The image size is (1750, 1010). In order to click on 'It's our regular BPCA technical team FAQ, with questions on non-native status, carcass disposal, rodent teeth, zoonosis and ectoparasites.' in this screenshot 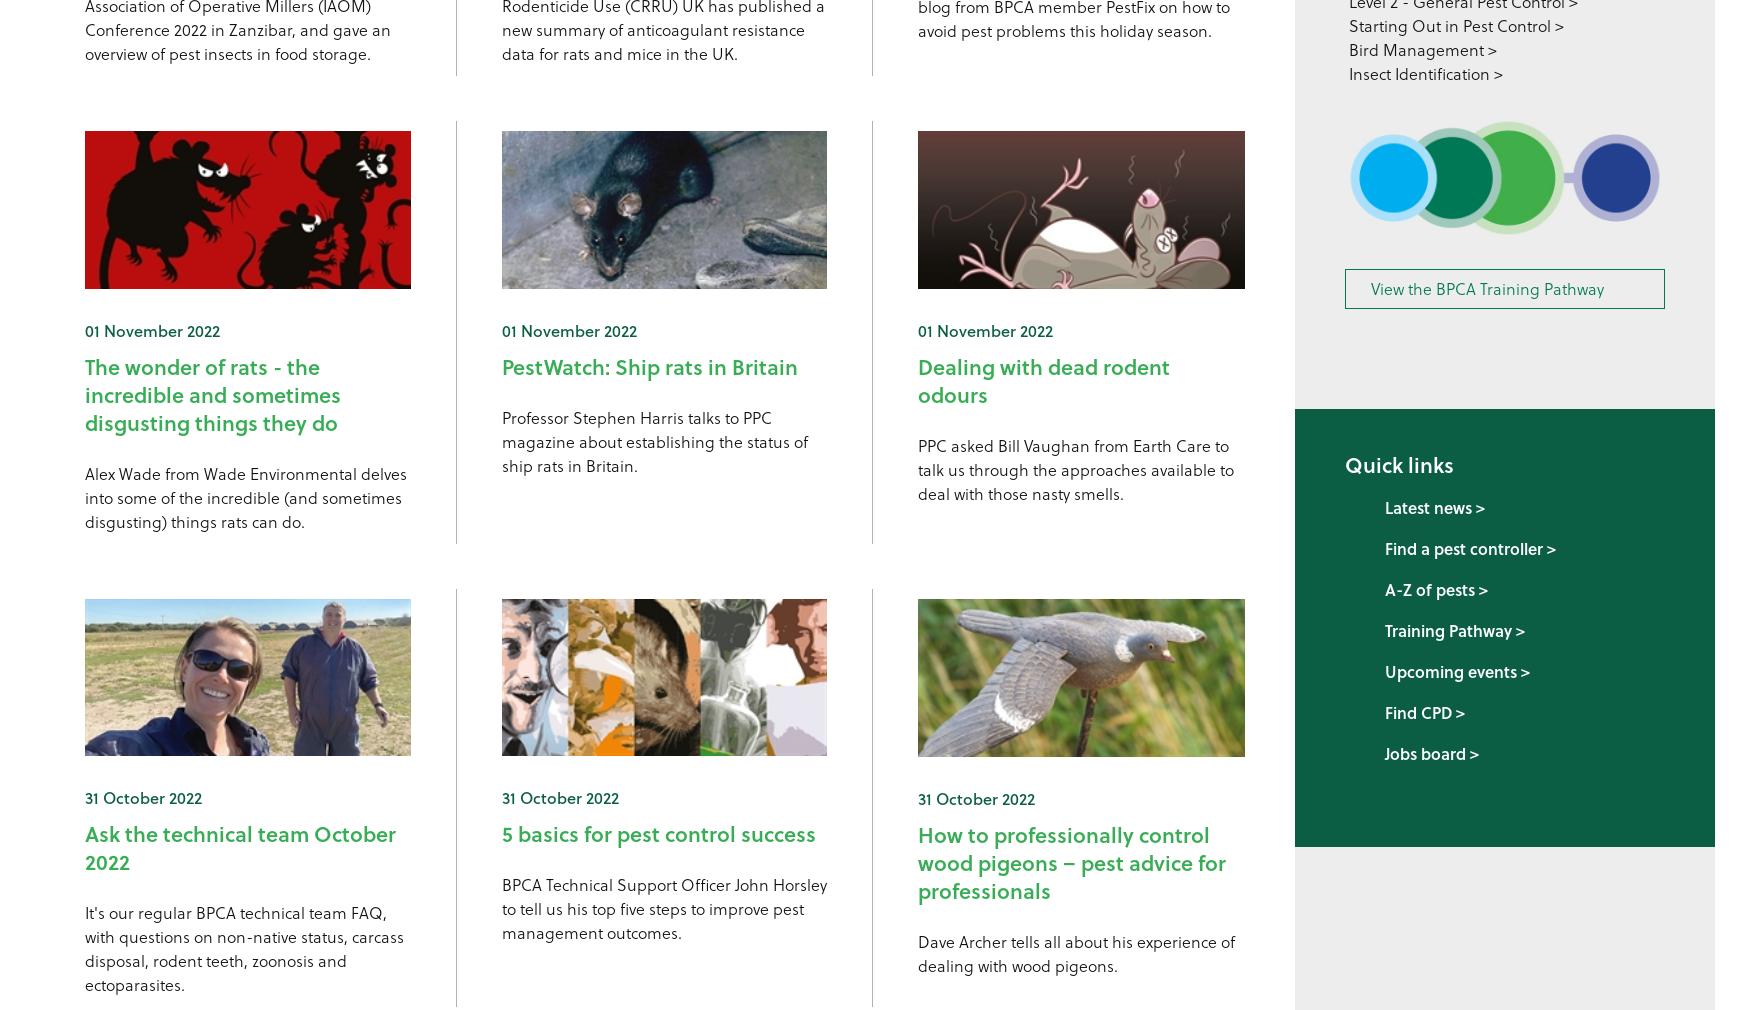, I will do `click(244, 948)`.